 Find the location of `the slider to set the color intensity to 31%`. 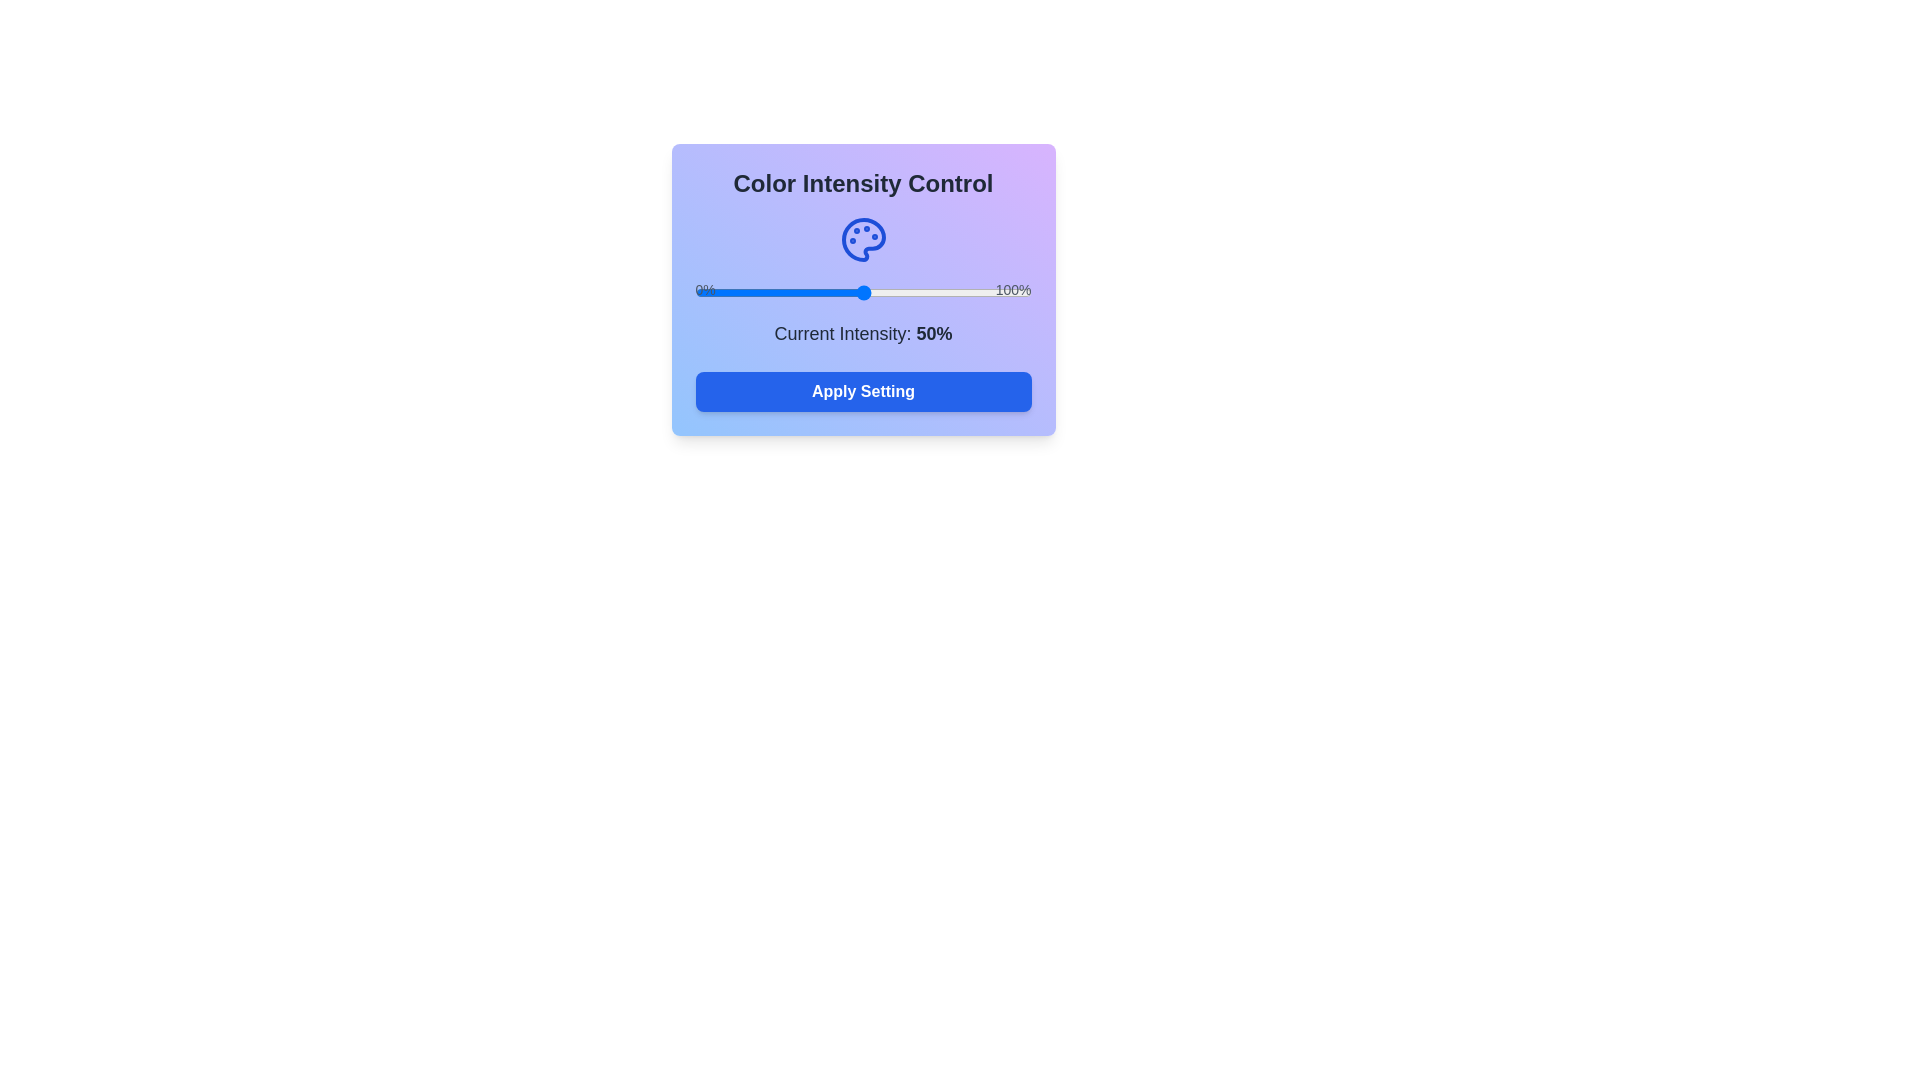

the slider to set the color intensity to 31% is located at coordinates (798, 293).